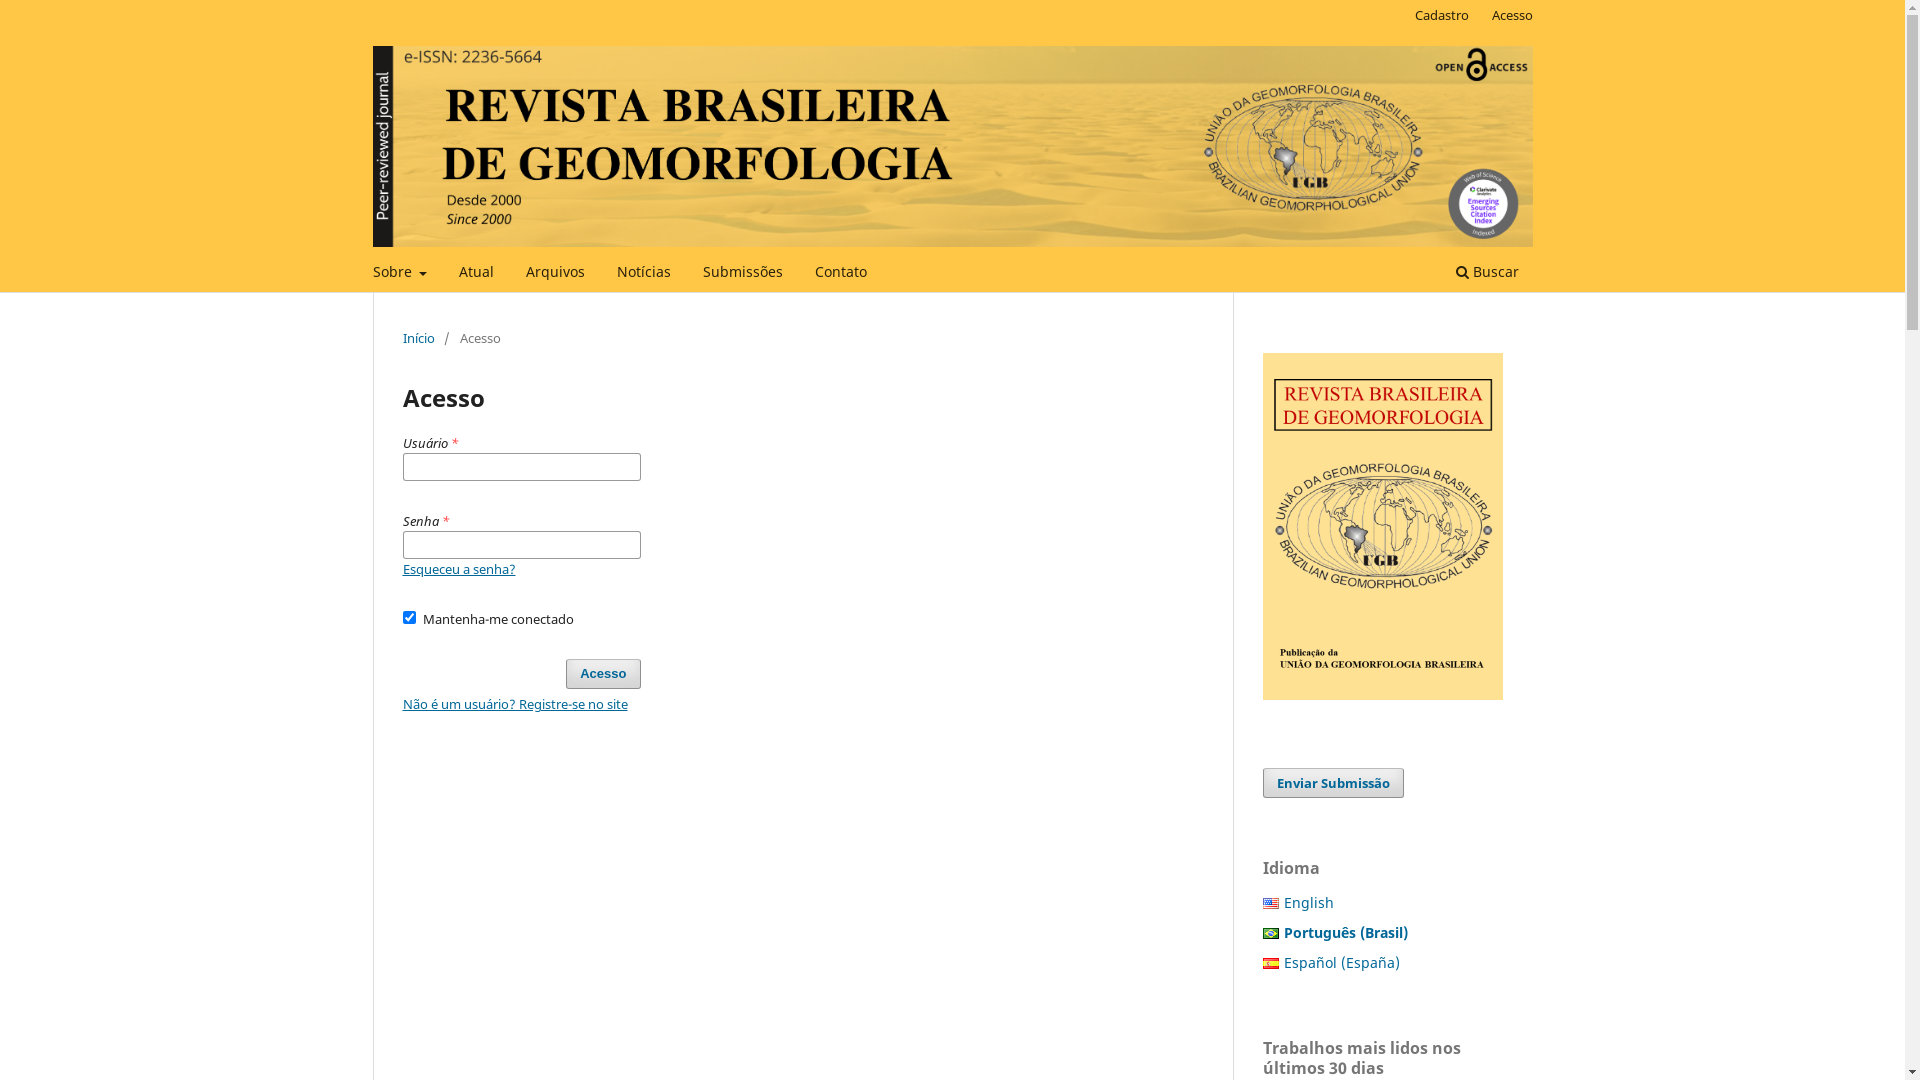 The width and height of the screenshot is (1920, 1080). Describe the element at coordinates (400, 274) in the screenshot. I see `'Sobre'` at that location.